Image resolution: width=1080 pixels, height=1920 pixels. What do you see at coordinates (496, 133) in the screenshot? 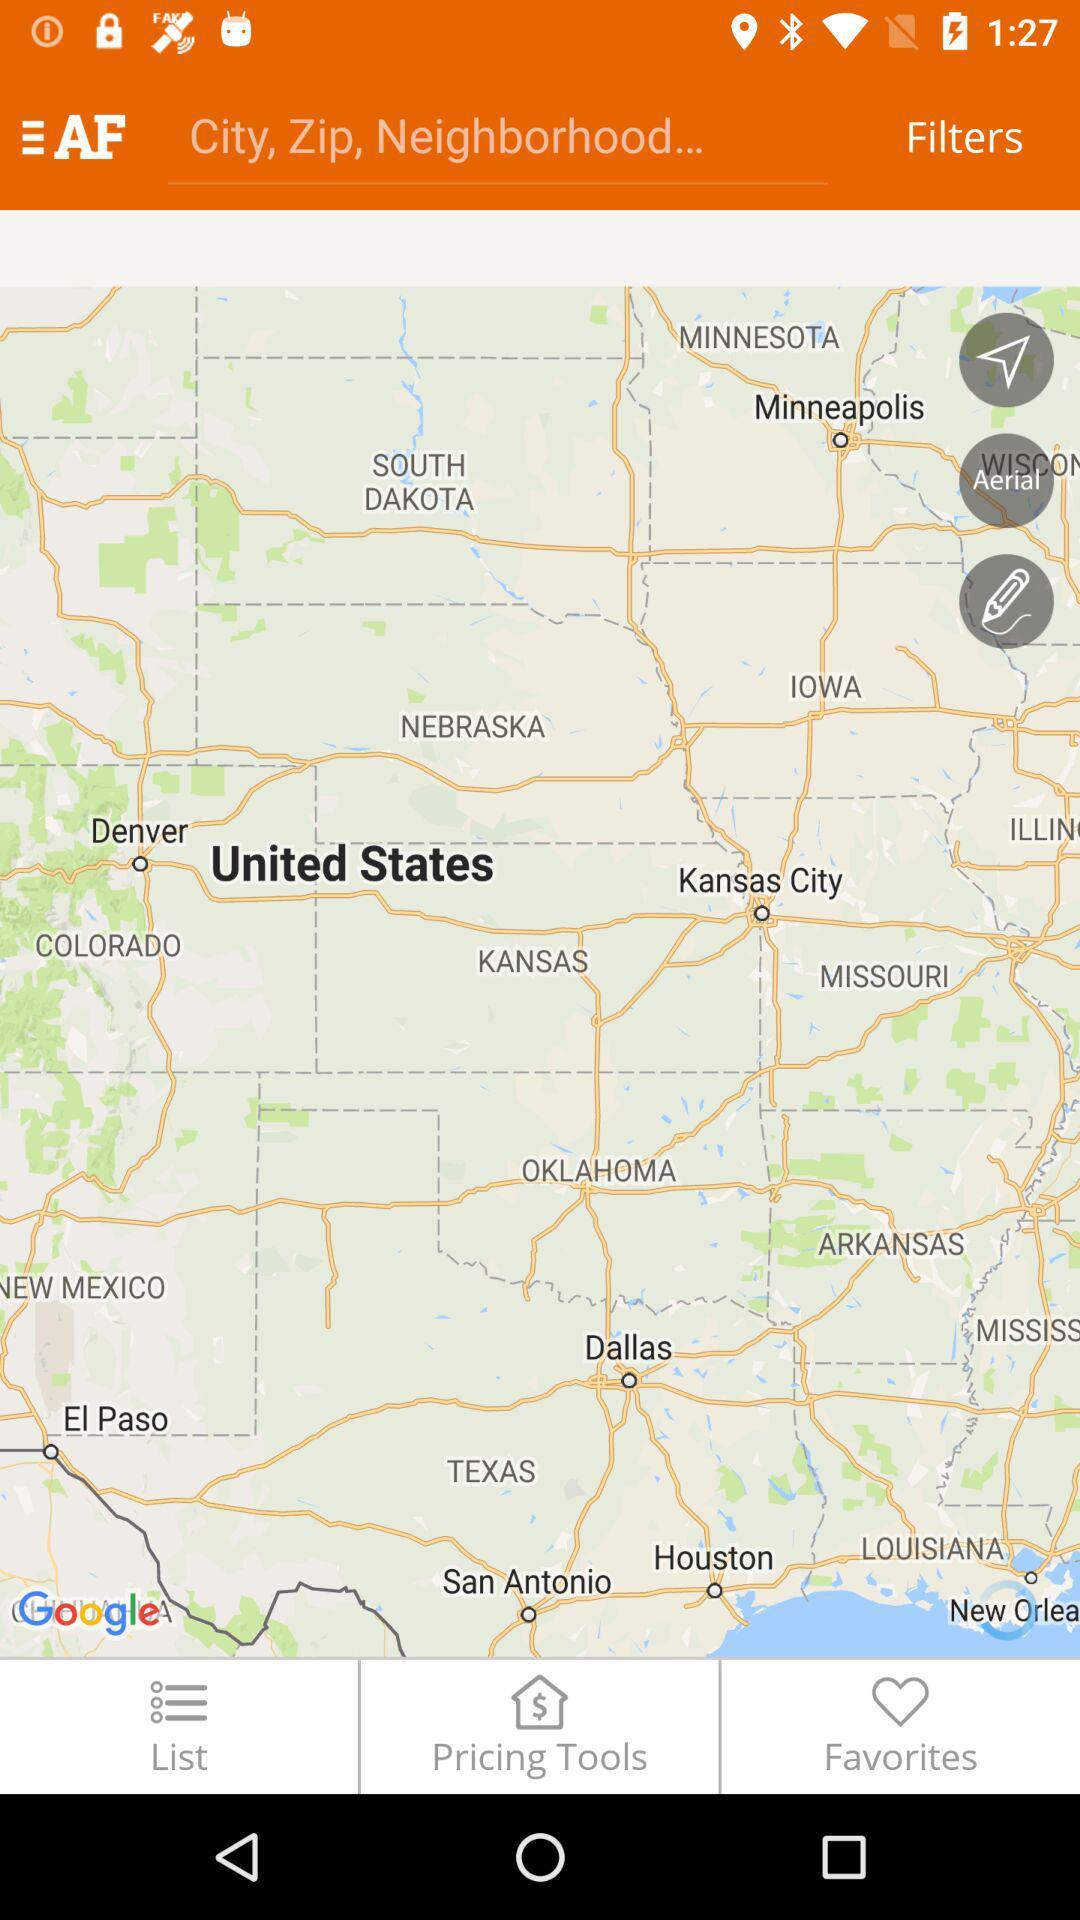
I see `search` at bounding box center [496, 133].